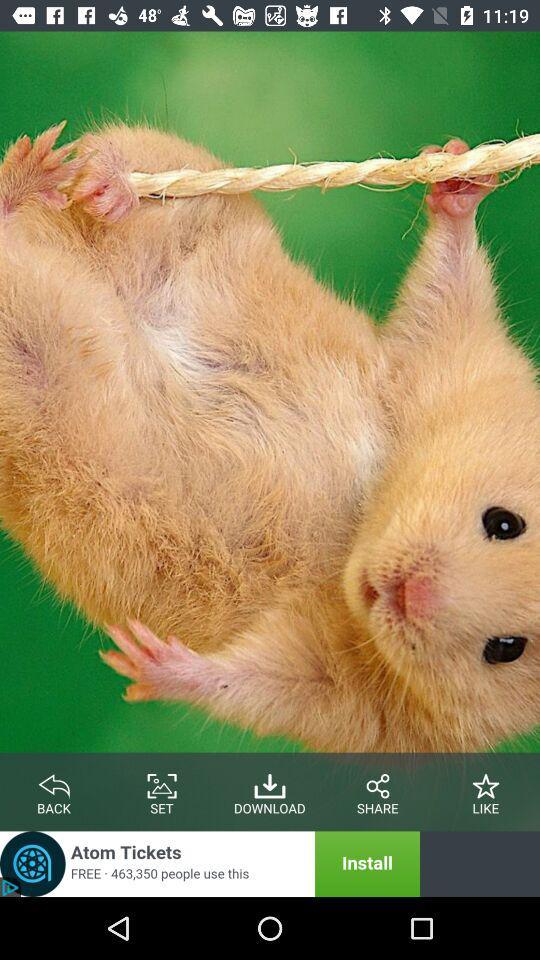  What do you see at coordinates (209, 863) in the screenshot?
I see `click the advertisement` at bounding box center [209, 863].